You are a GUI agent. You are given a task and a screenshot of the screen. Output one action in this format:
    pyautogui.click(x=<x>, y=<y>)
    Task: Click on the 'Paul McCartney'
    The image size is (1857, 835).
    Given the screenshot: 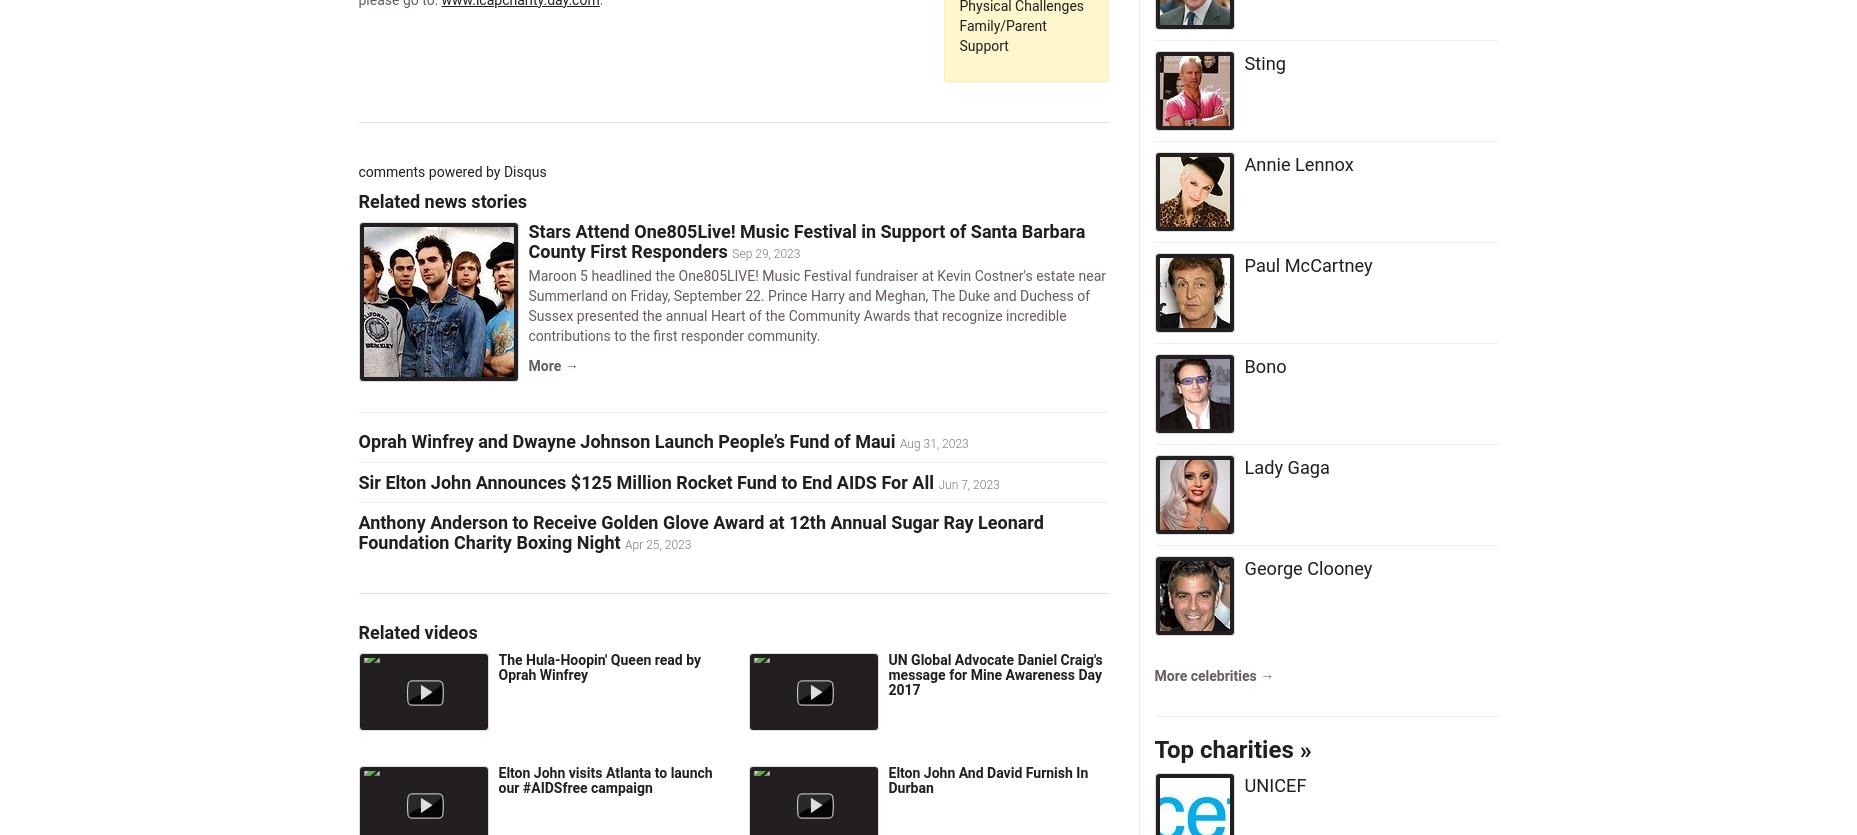 What is the action you would take?
    pyautogui.click(x=1307, y=263)
    